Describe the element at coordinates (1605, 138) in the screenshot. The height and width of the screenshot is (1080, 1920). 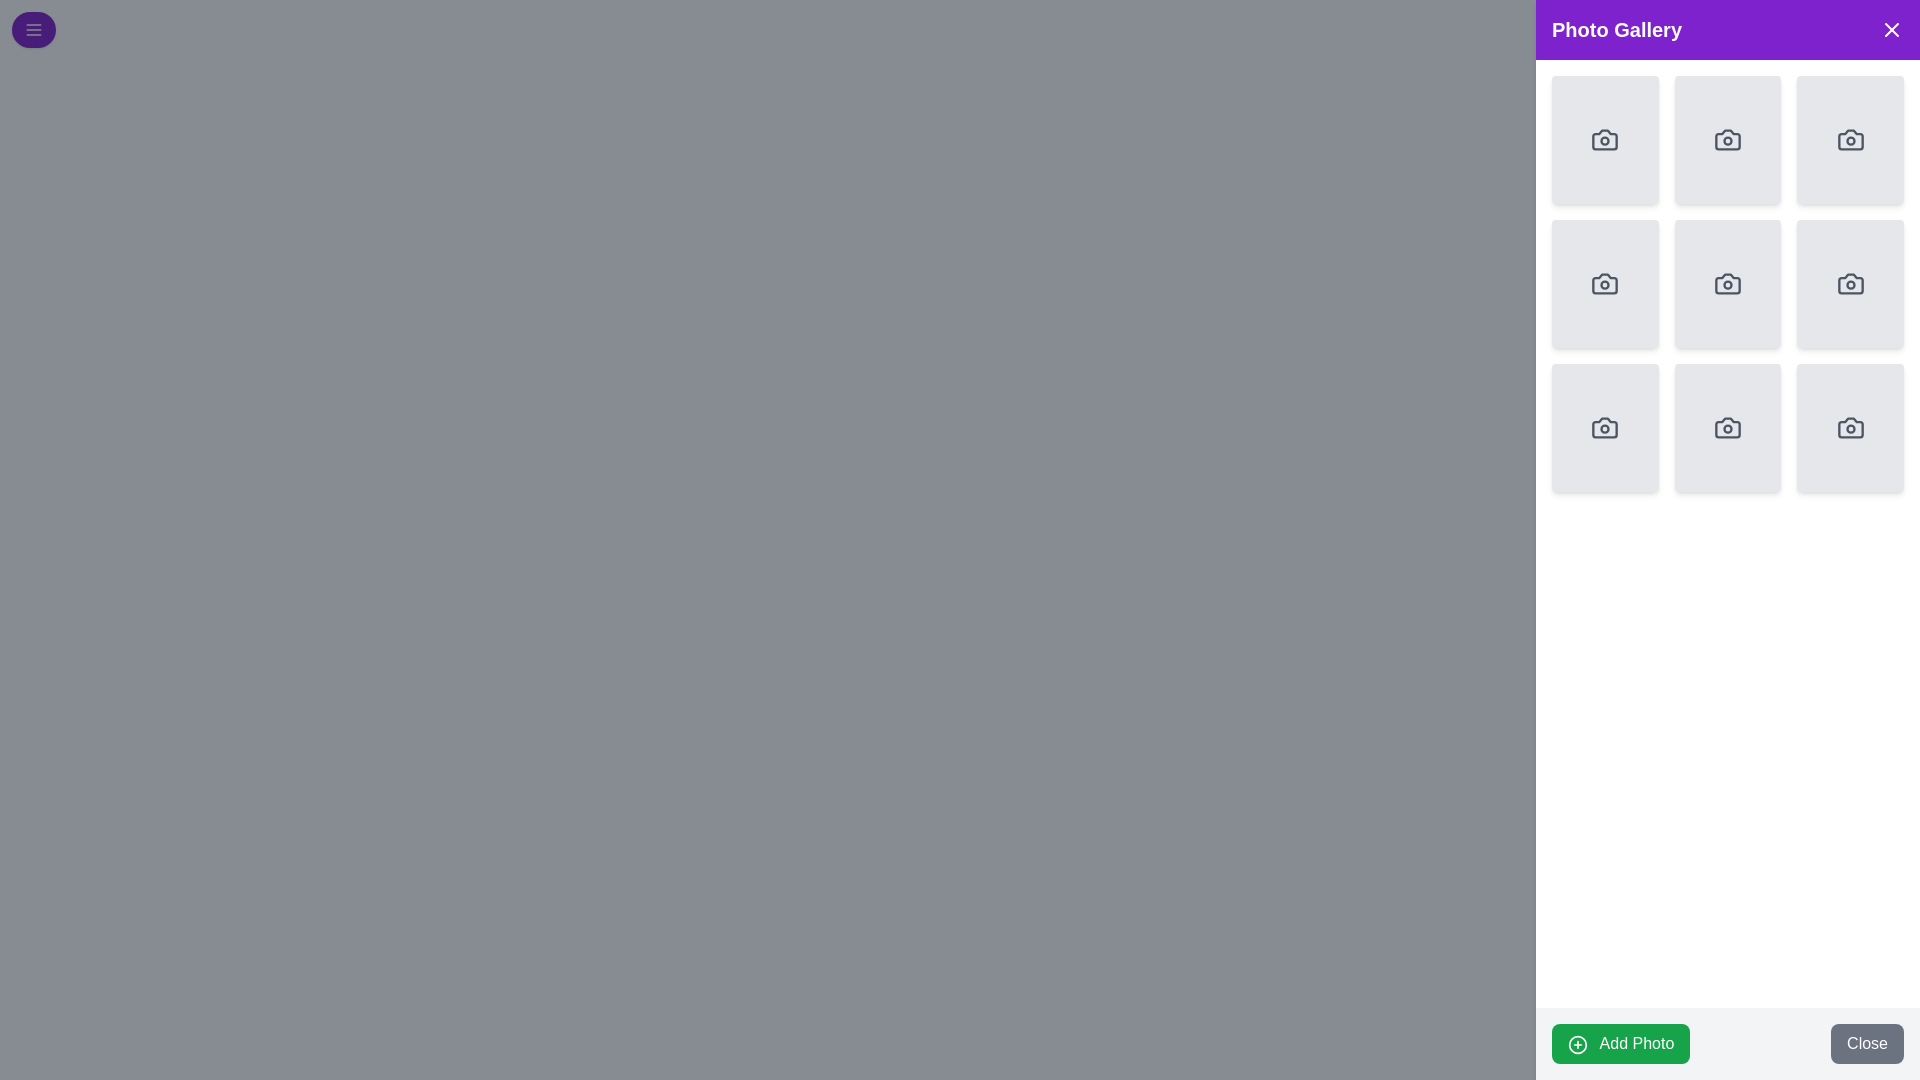
I see `the static visual placeholder or icon-holder that serves as a photo placeholder located in the top-left corner of the grid layout in the right-hand panel` at that location.